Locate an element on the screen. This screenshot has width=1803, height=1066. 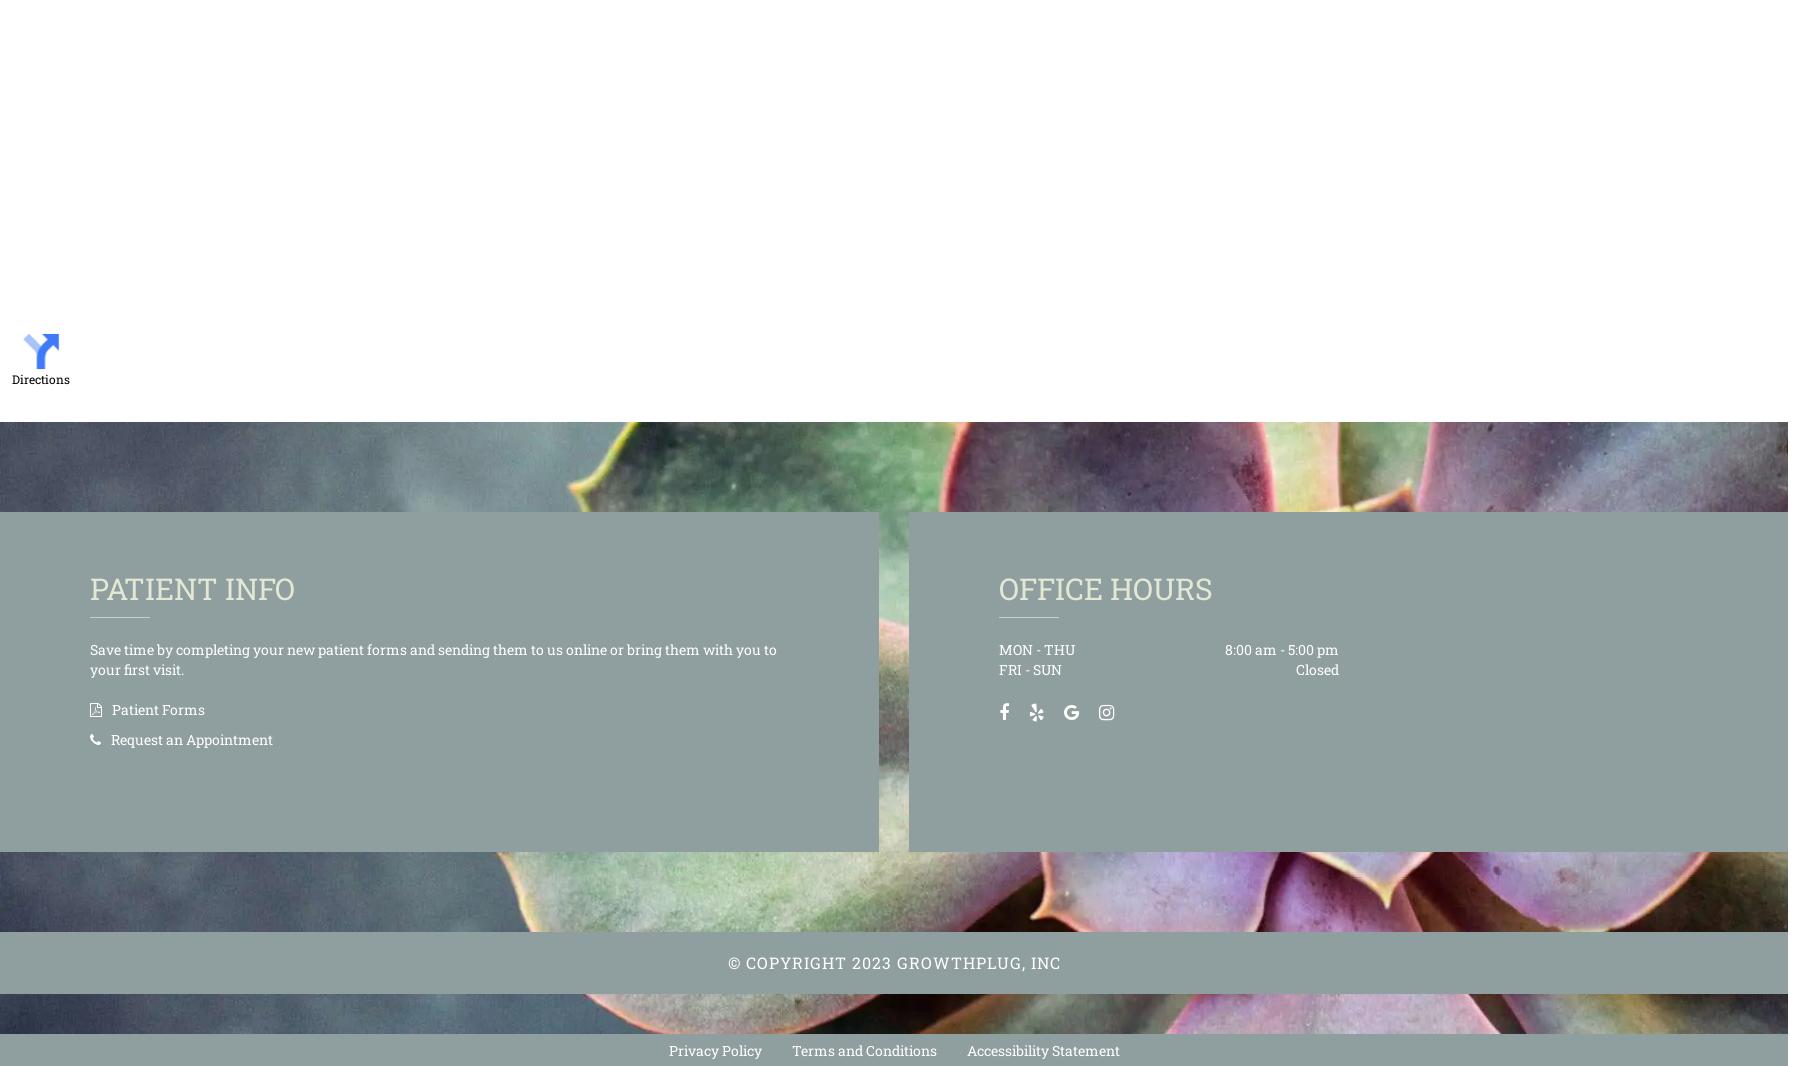
'© Copyright' is located at coordinates (725, 961).